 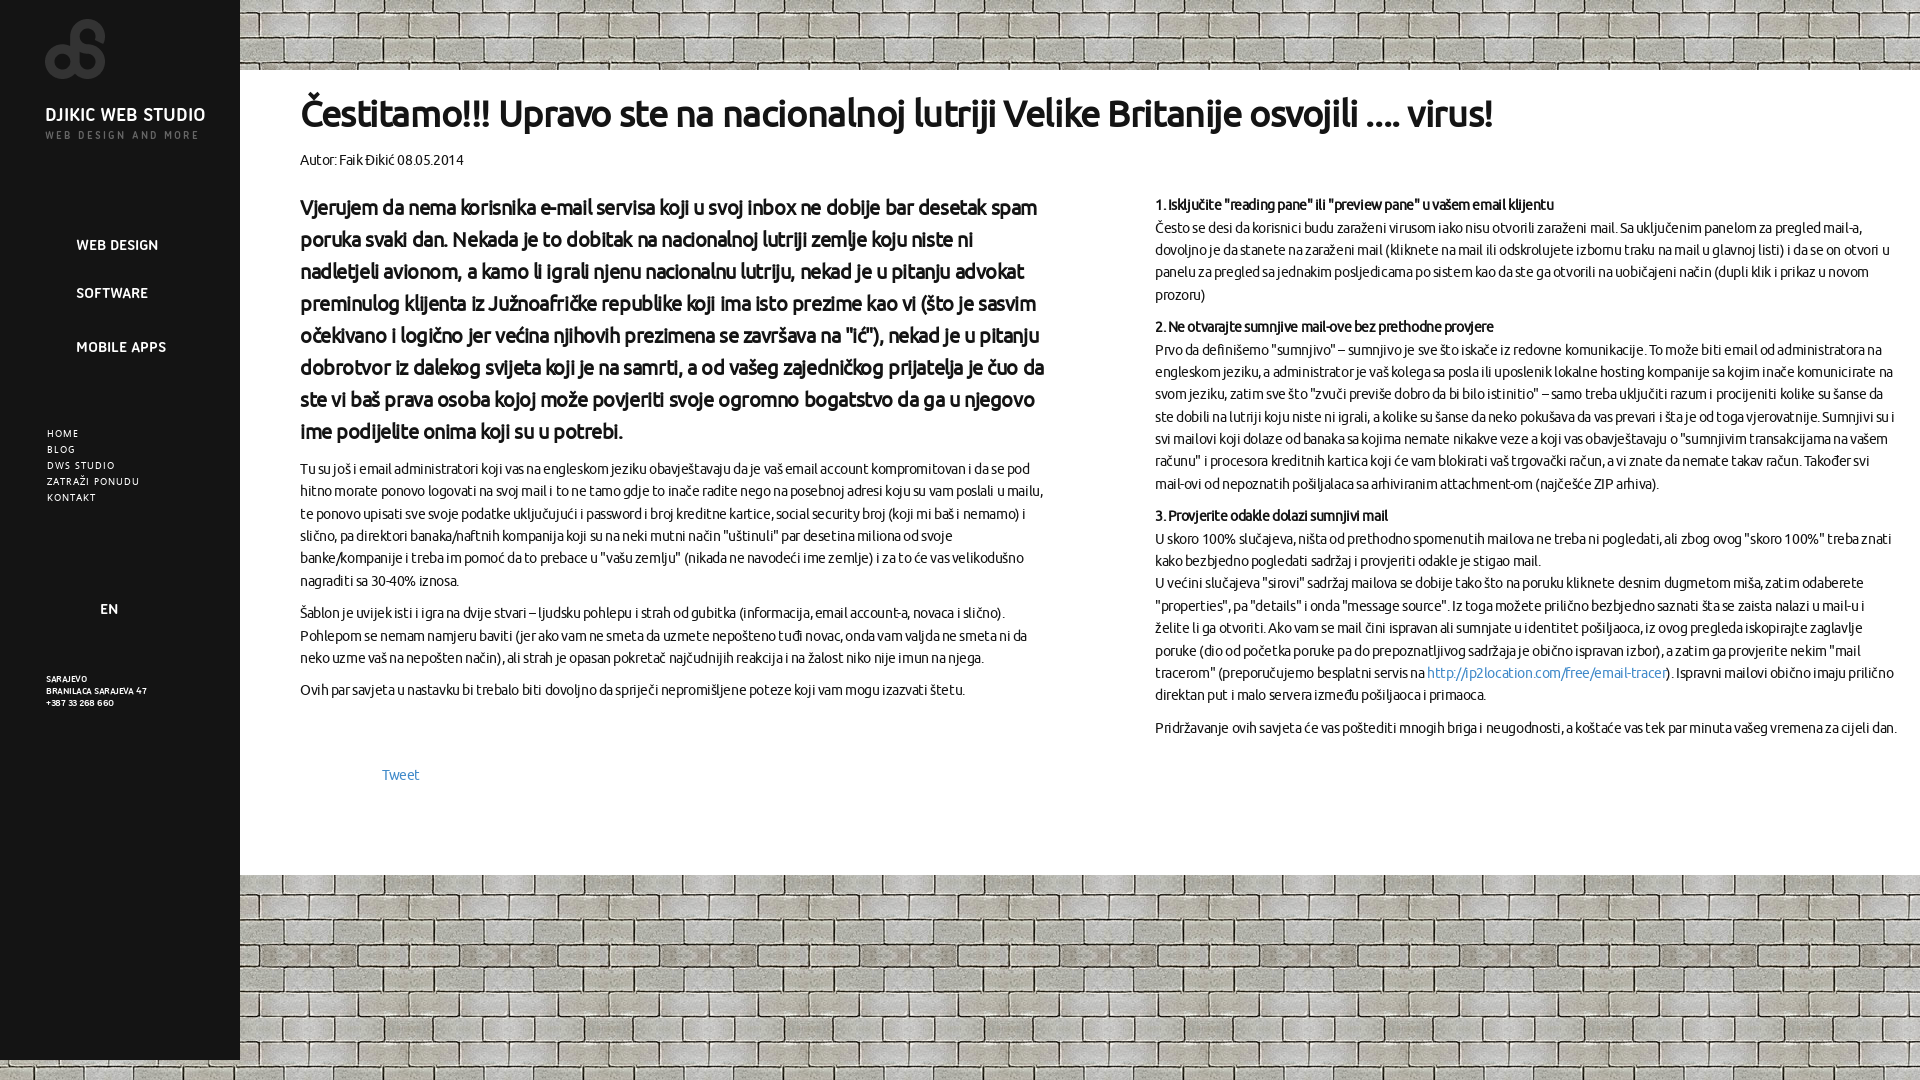 I want to click on 'DJIKIC WEB STUDIO', so click(x=44, y=114).